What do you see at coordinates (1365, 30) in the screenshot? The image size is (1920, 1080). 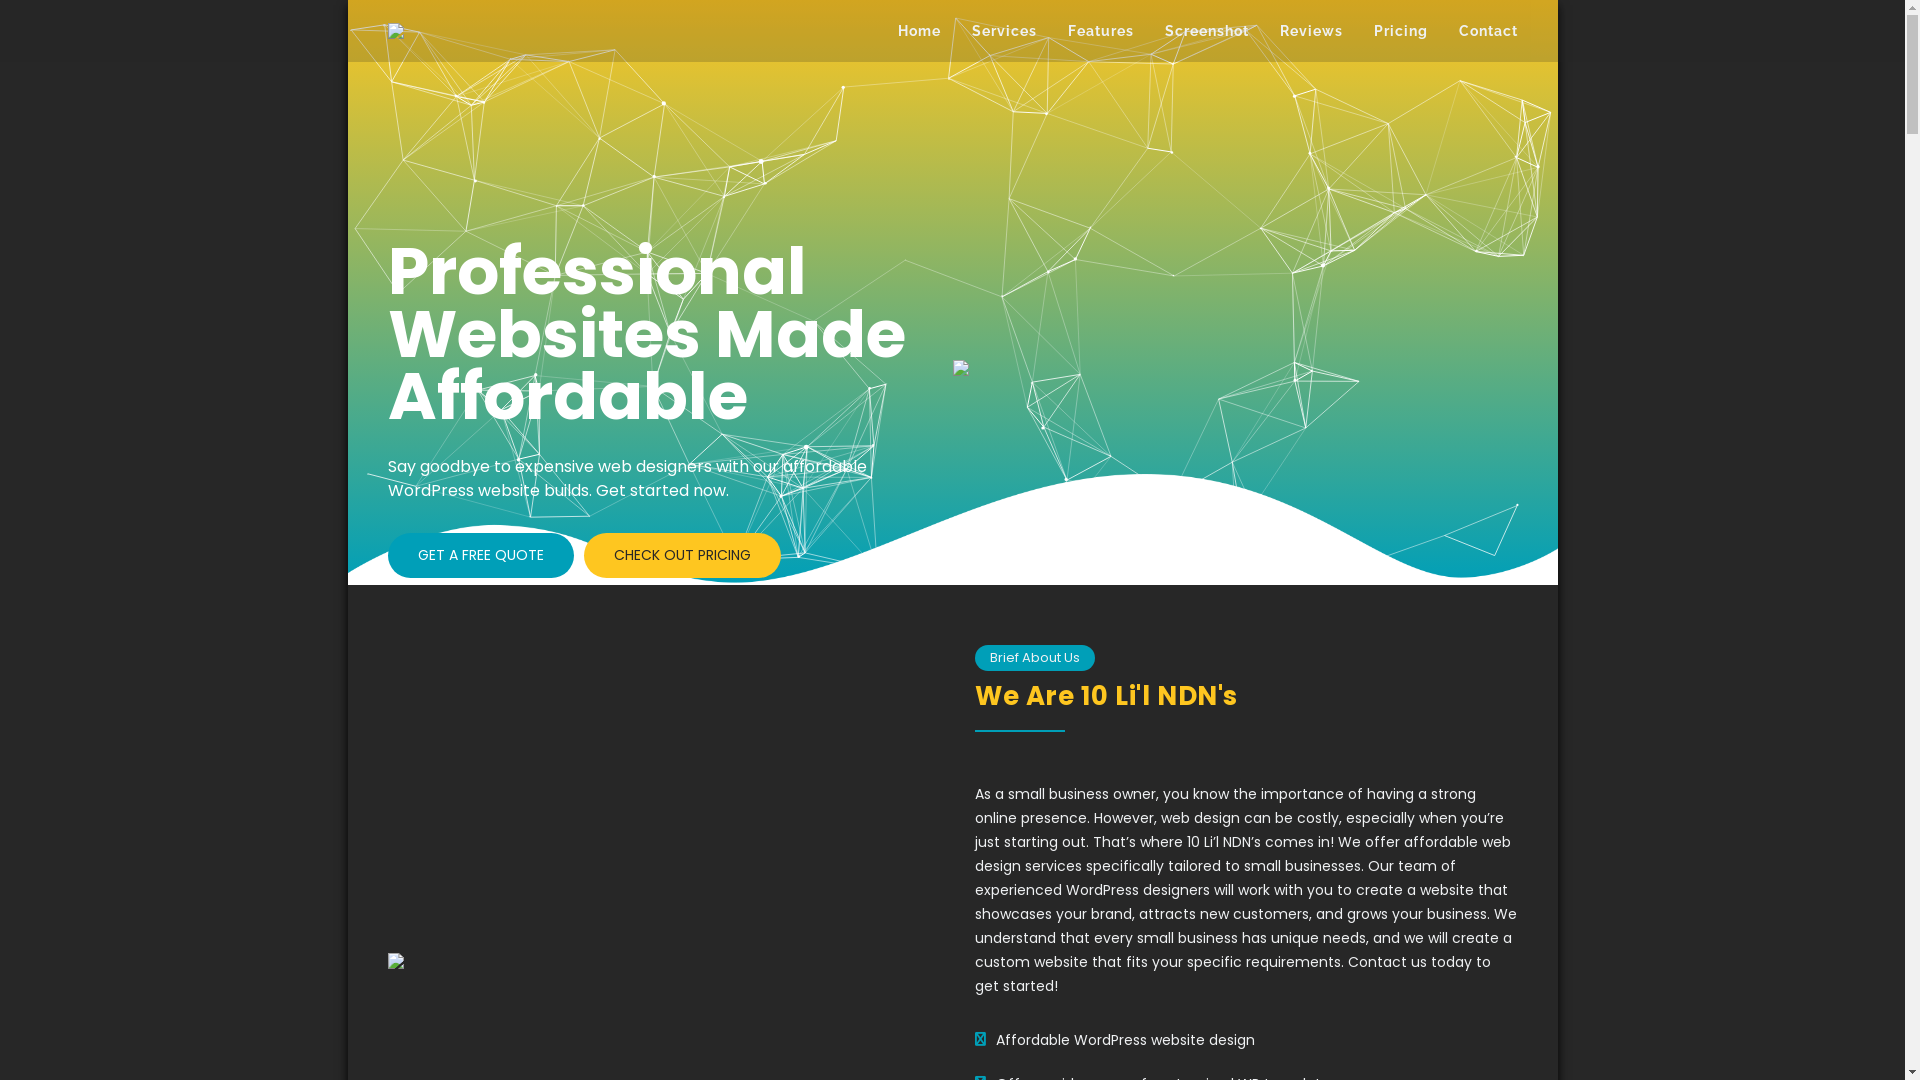 I see `'Pricing'` at bounding box center [1365, 30].